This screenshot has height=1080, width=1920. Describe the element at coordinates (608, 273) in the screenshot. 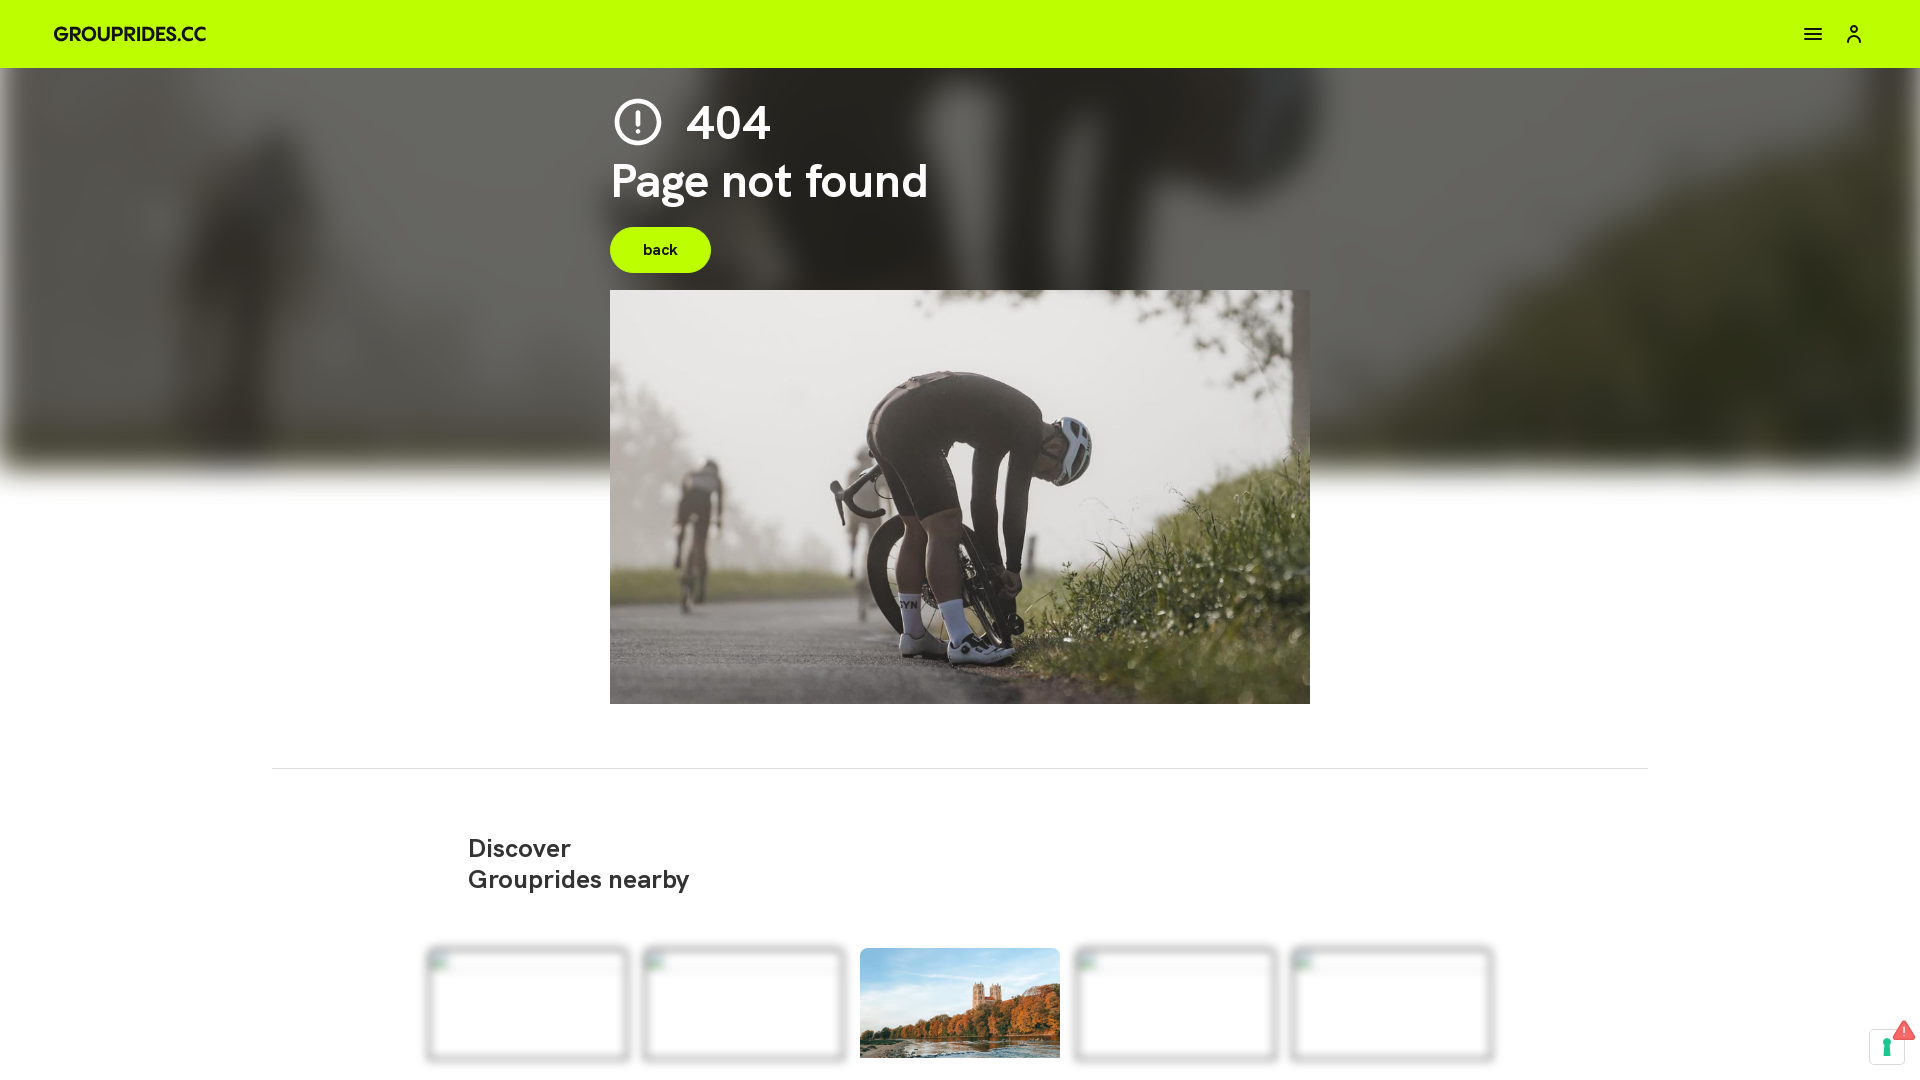

I see `'back'` at that location.